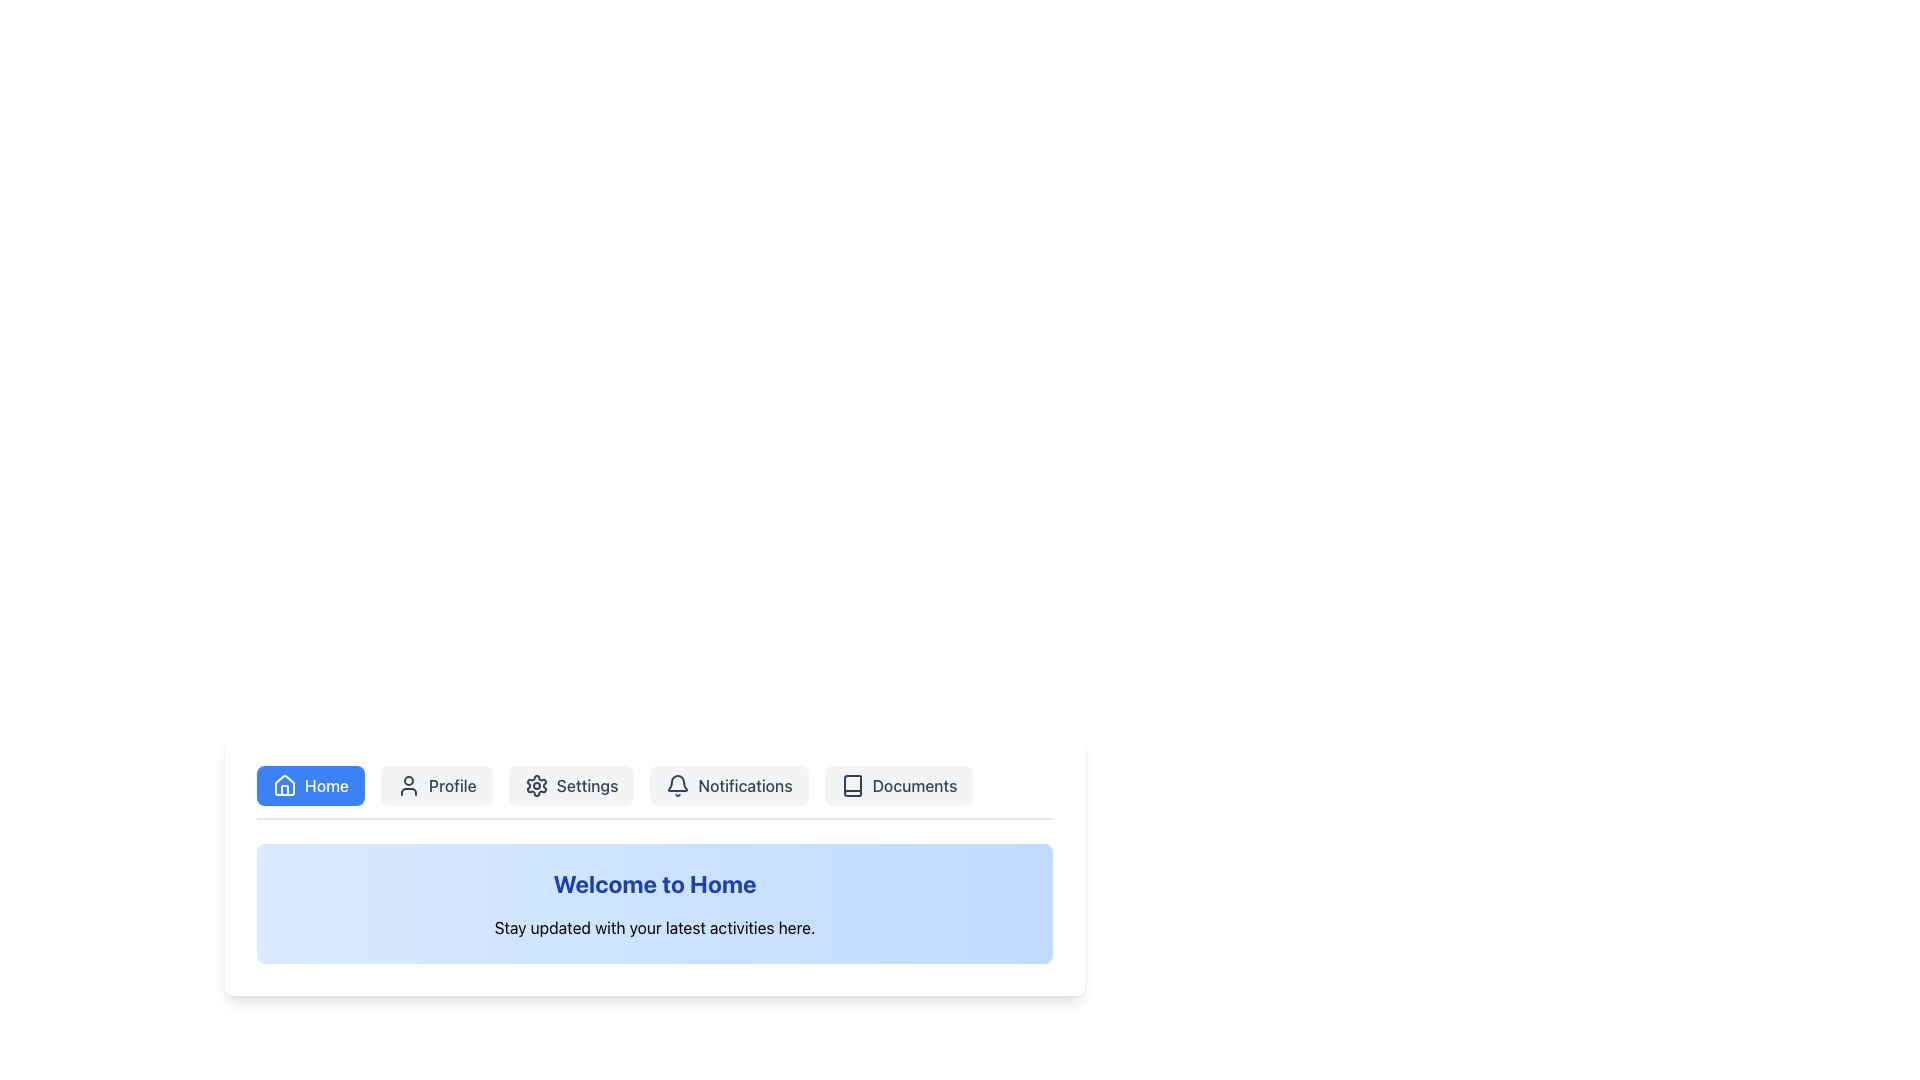 The height and width of the screenshot is (1080, 1920). I want to click on the first button in the top navigation bar, so click(310, 785).